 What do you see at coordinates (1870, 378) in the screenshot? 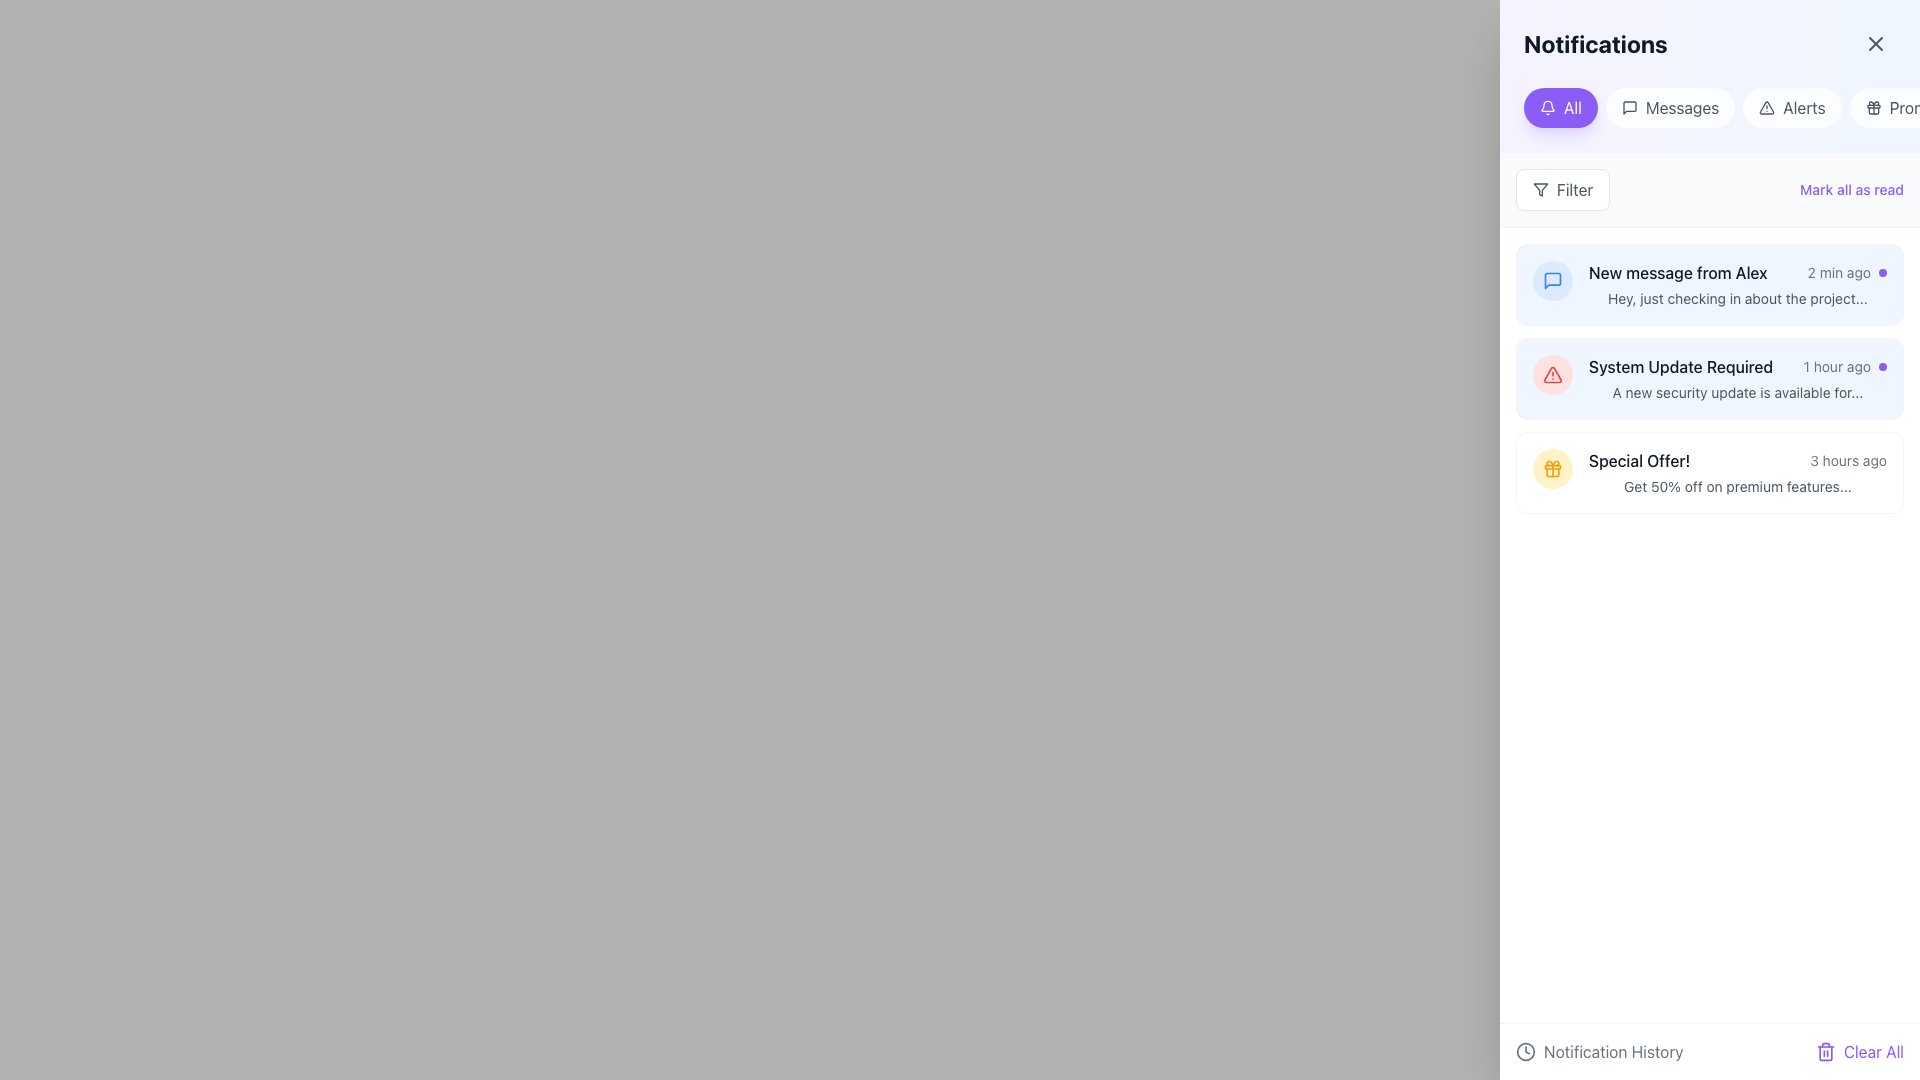
I see `the Vertical Ellipsis icon located near the right edge of the 'System Update Required' notification` at bounding box center [1870, 378].